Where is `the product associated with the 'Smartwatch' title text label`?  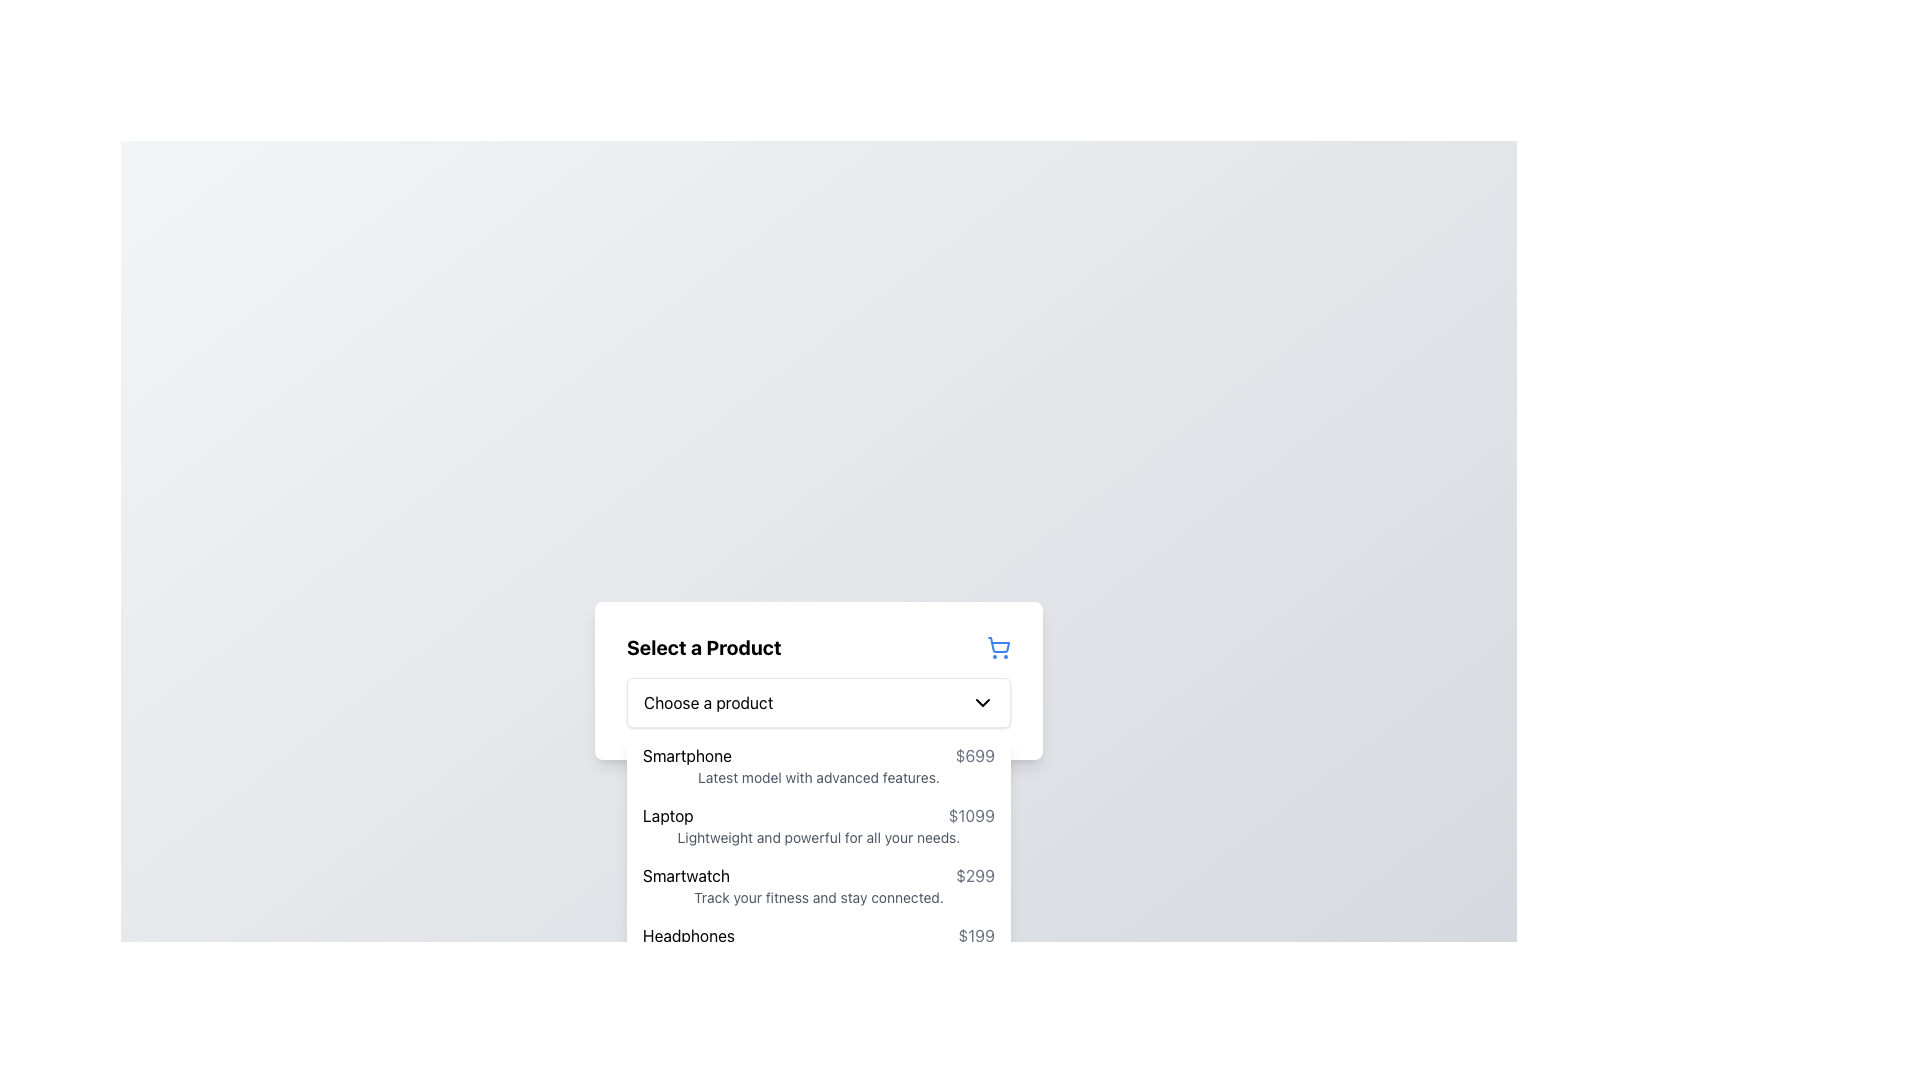
the product associated with the 'Smartwatch' title text label is located at coordinates (686, 874).